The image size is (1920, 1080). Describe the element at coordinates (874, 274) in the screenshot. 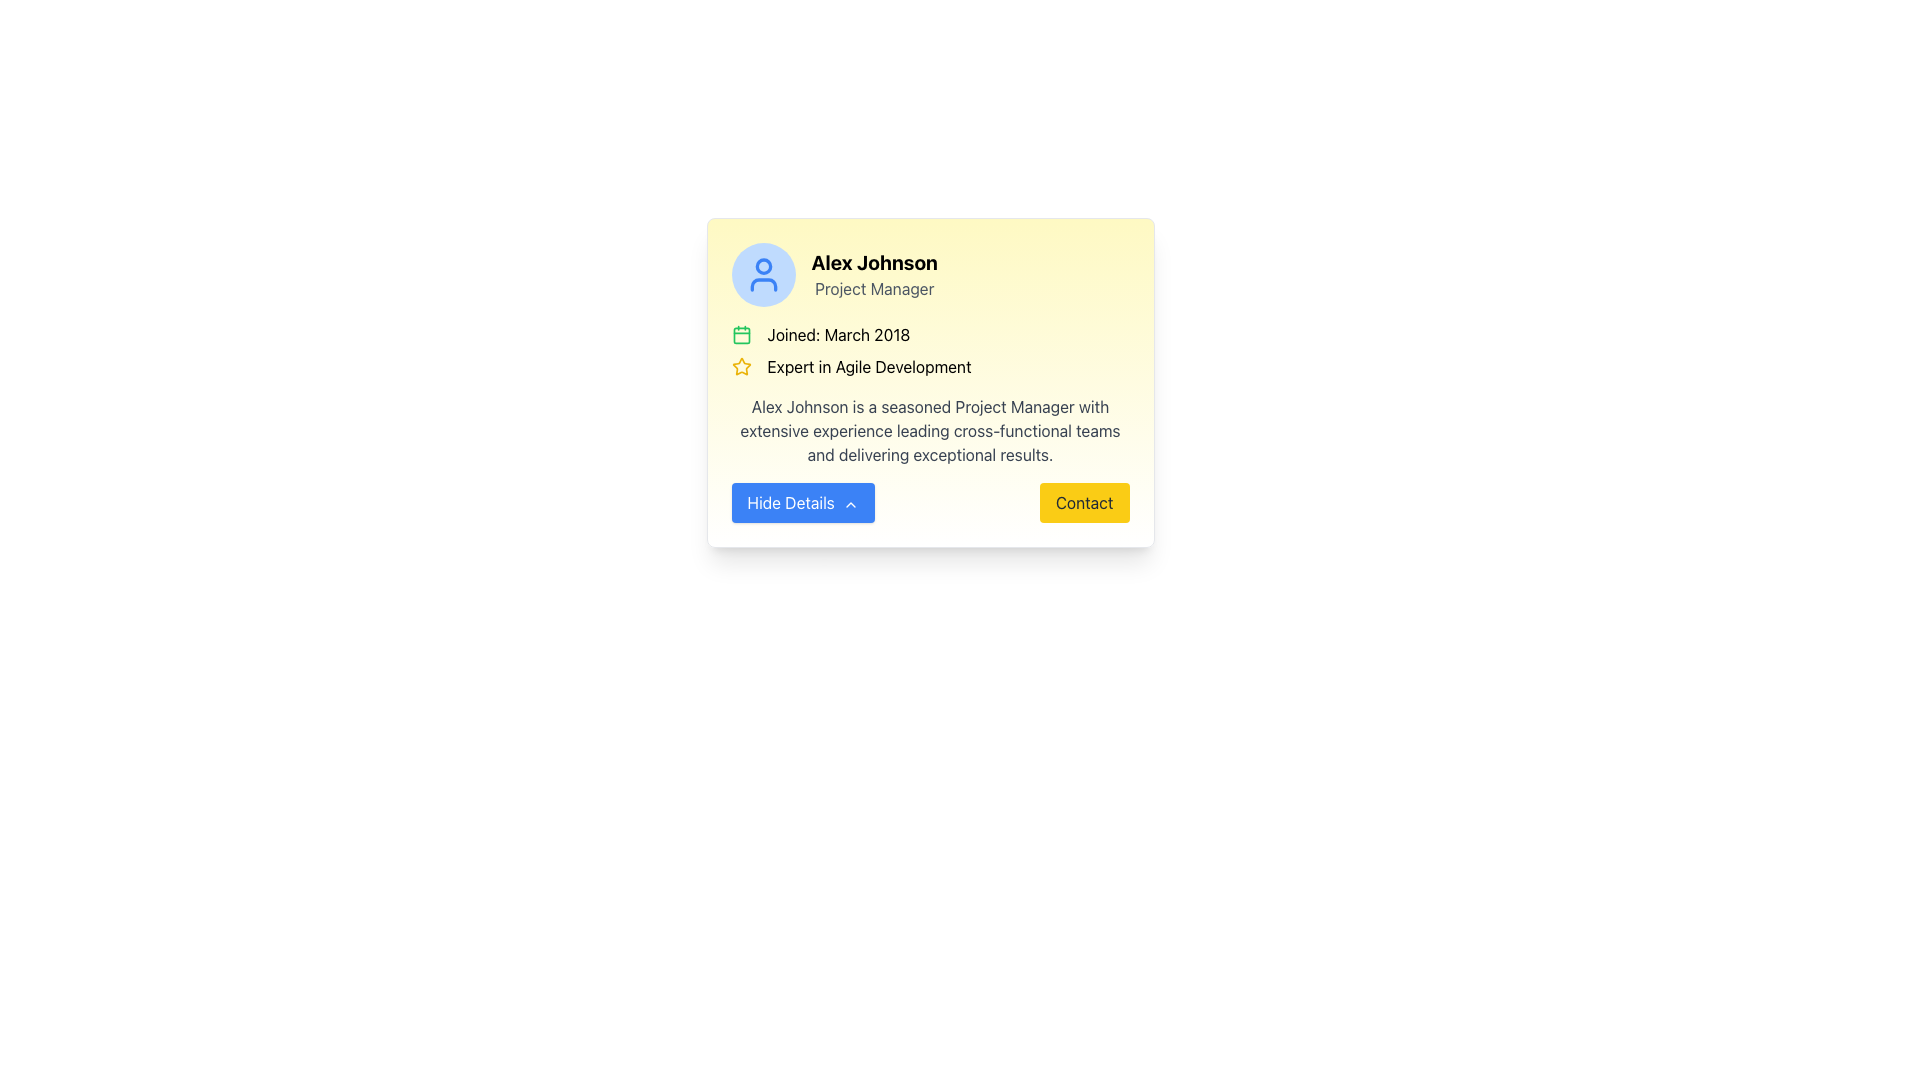

I see `the text block displaying 'Alex Johnson' and 'Project Manager' within the yellow card` at that location.